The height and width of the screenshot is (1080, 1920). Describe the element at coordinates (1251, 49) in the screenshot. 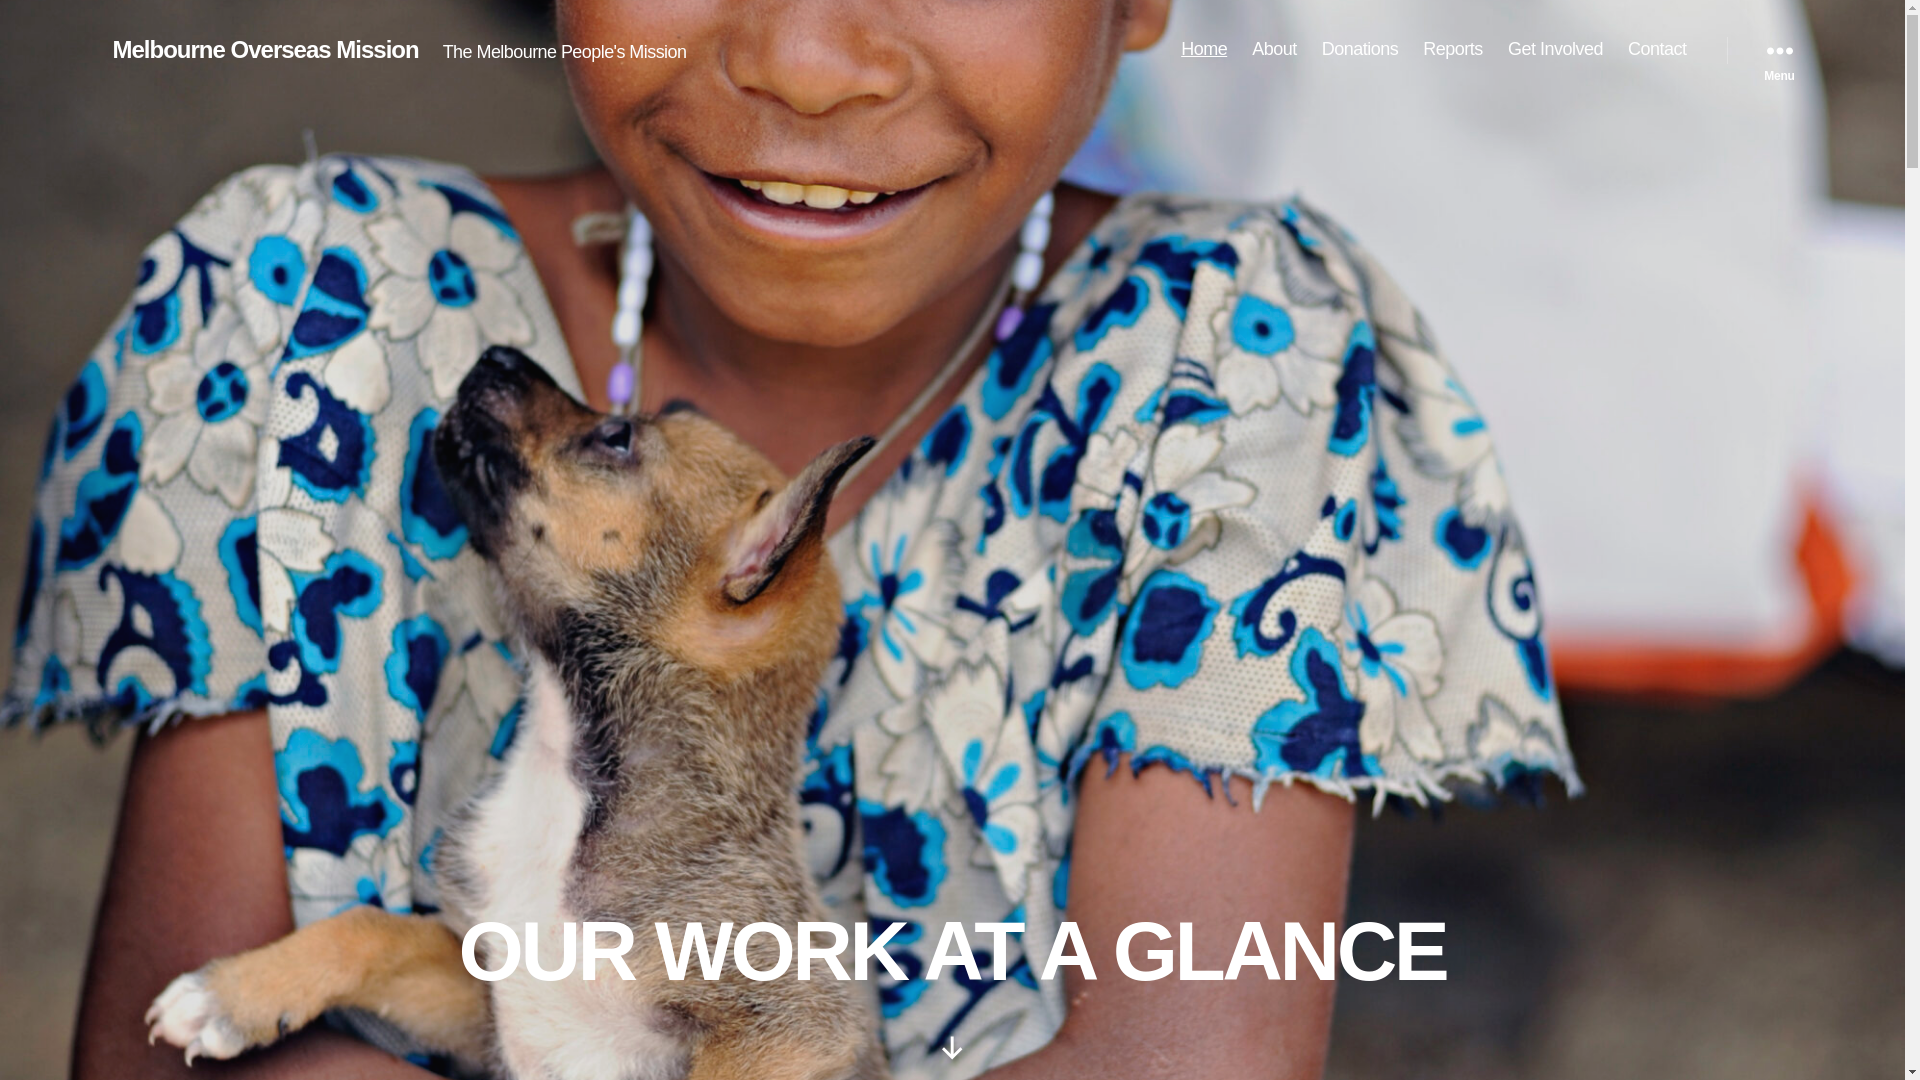

I see `'About'` at that location.